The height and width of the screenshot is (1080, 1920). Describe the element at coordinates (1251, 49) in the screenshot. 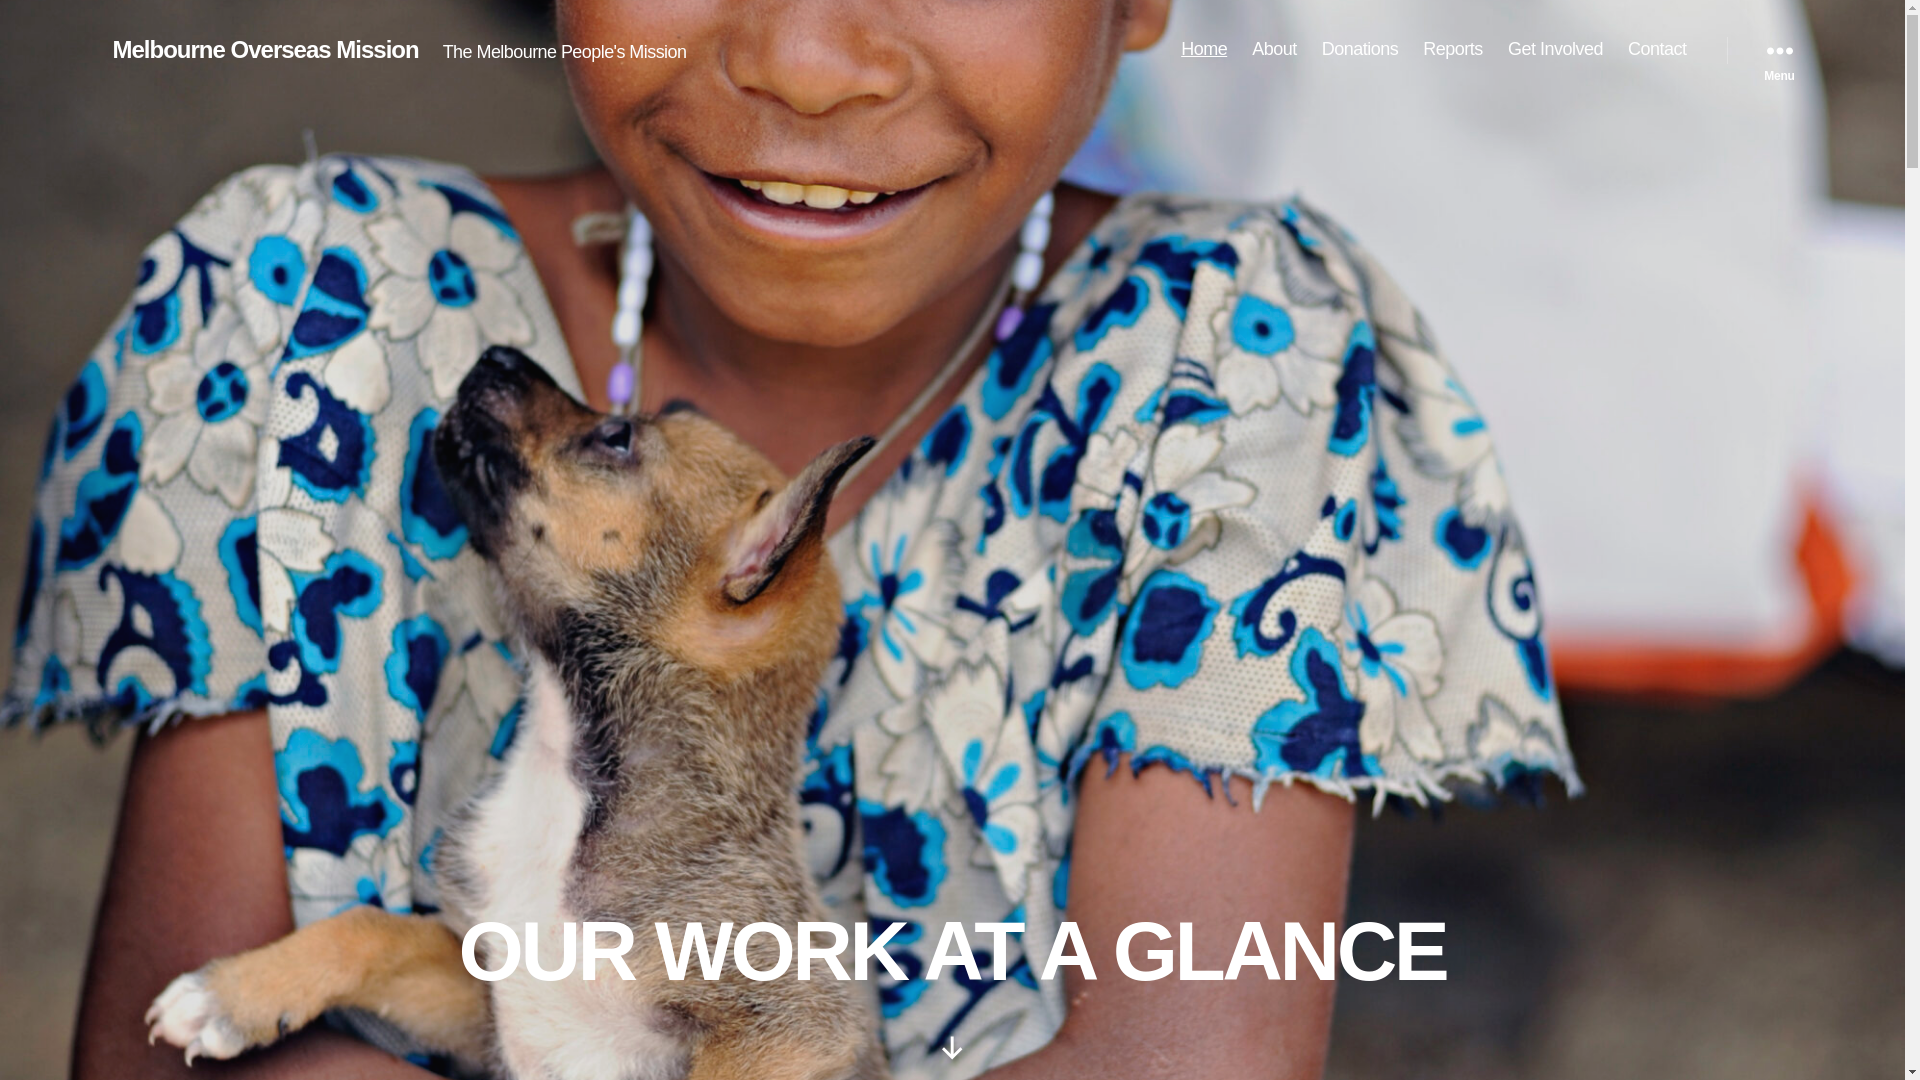

I see `'About'` at that location.